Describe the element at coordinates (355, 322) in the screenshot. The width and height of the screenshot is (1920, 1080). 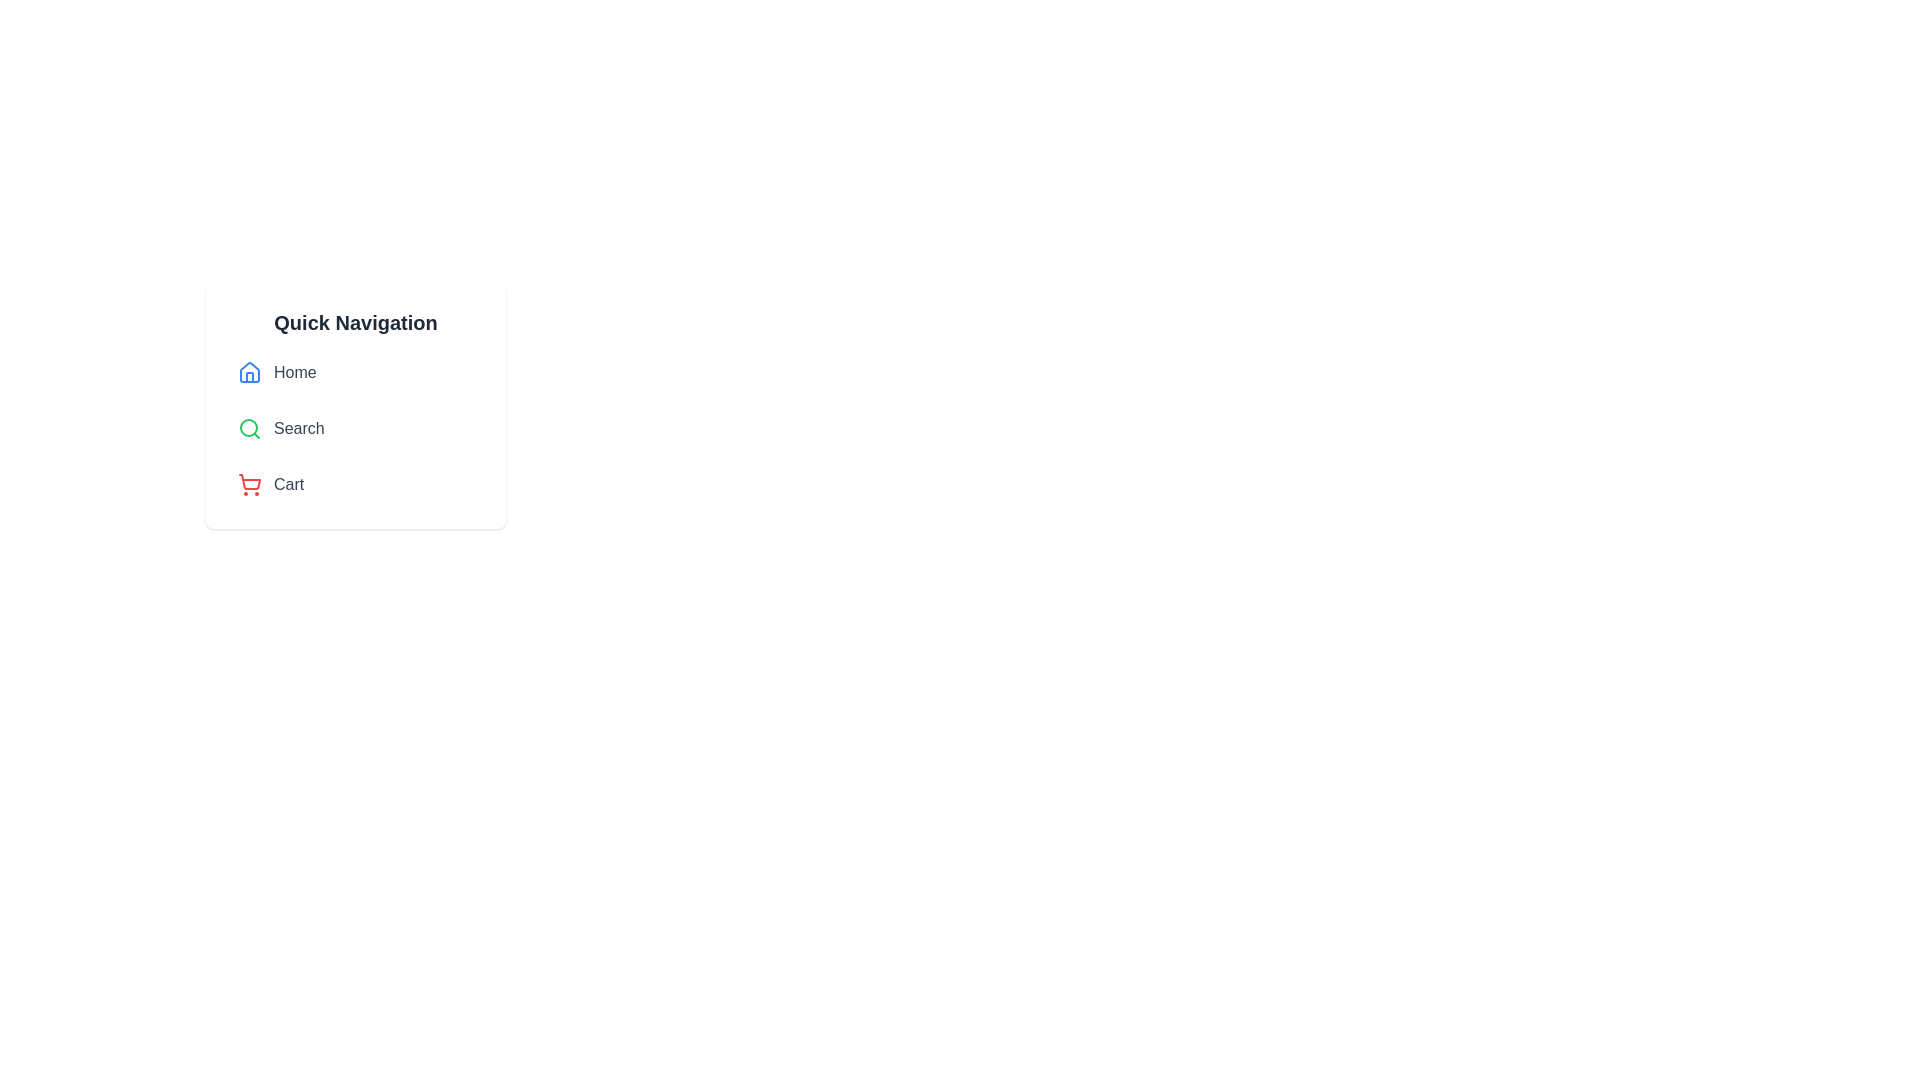
I see `the text label that serves as the heading for the navigation box, which is located at the top of the navigation links` at that location.